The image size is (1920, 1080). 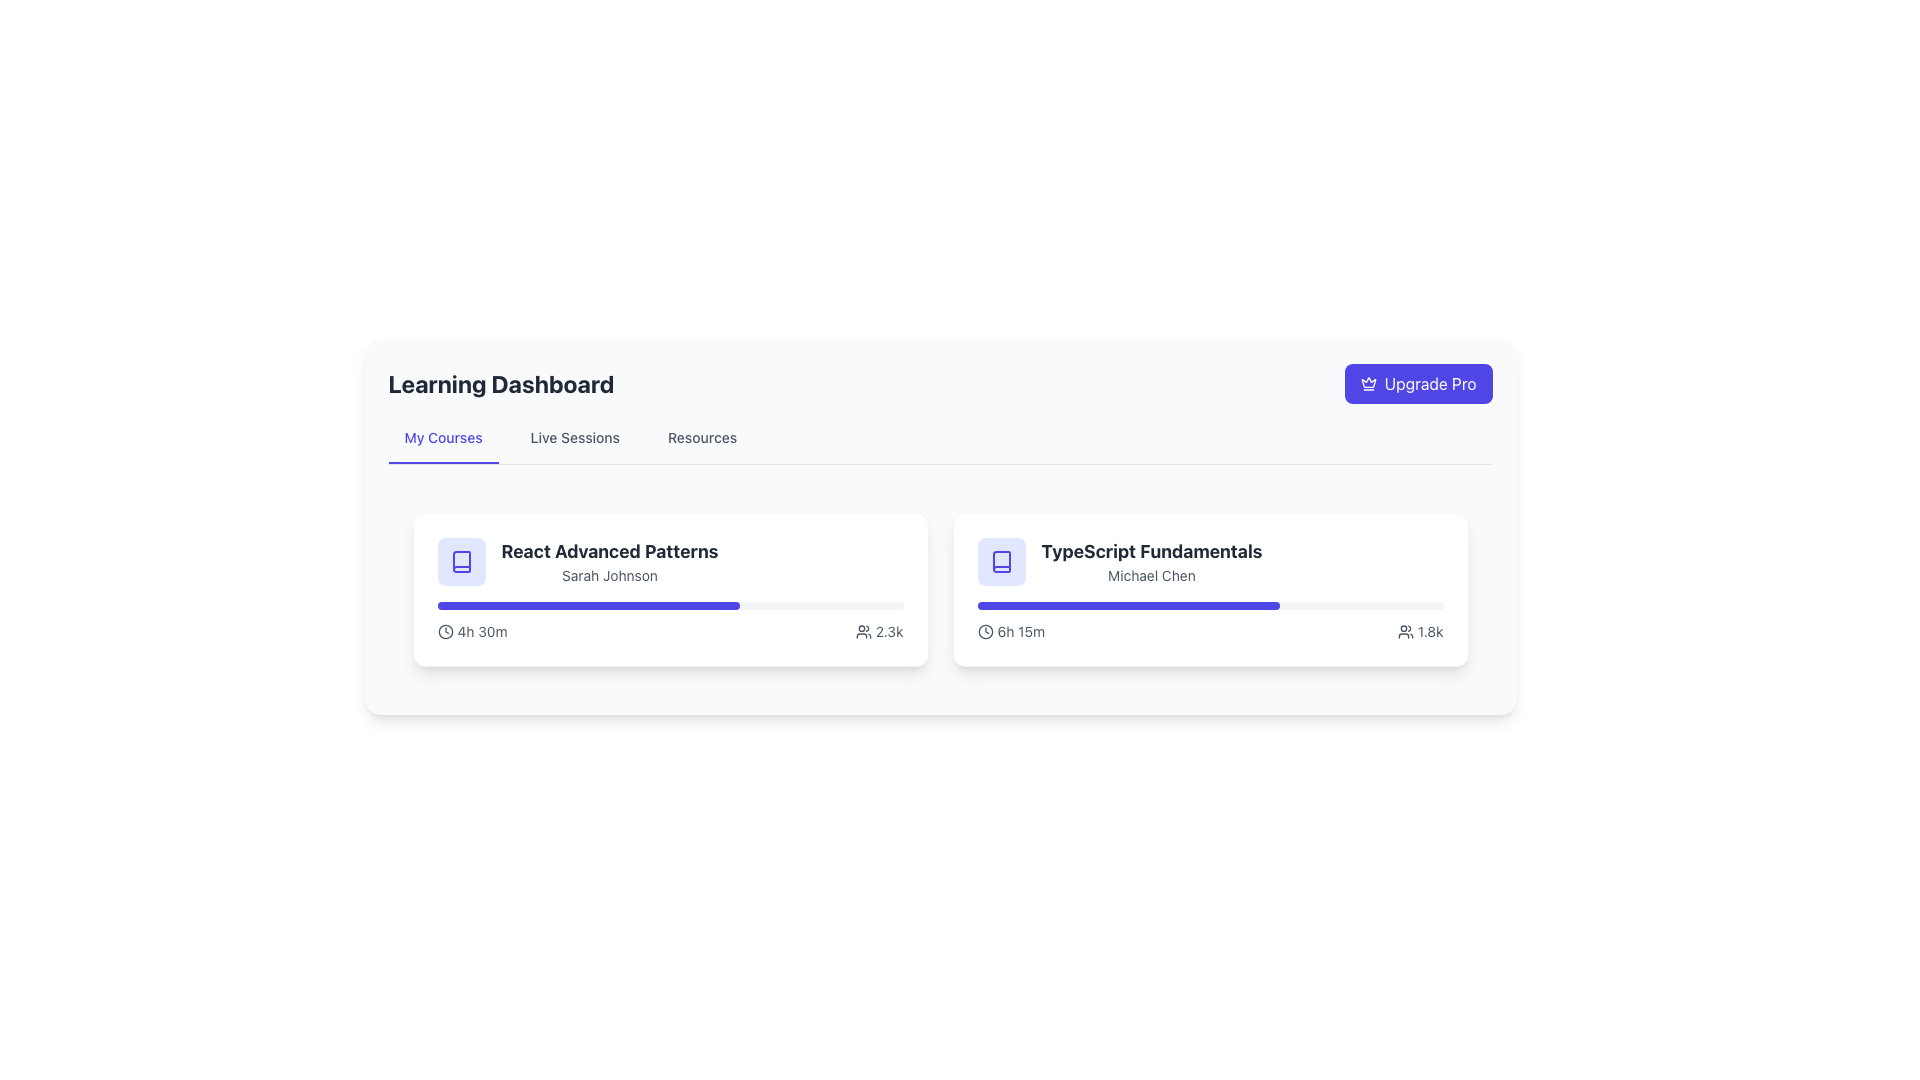 What do you see at coordinates (608, 551) in the screenshot?
I see `the Text Label that serves as a title or heading for the card, located above the text element labeled 'Sarah Johnson' in the first card of a horizontal list of cards` at bounding box center [608, 551].